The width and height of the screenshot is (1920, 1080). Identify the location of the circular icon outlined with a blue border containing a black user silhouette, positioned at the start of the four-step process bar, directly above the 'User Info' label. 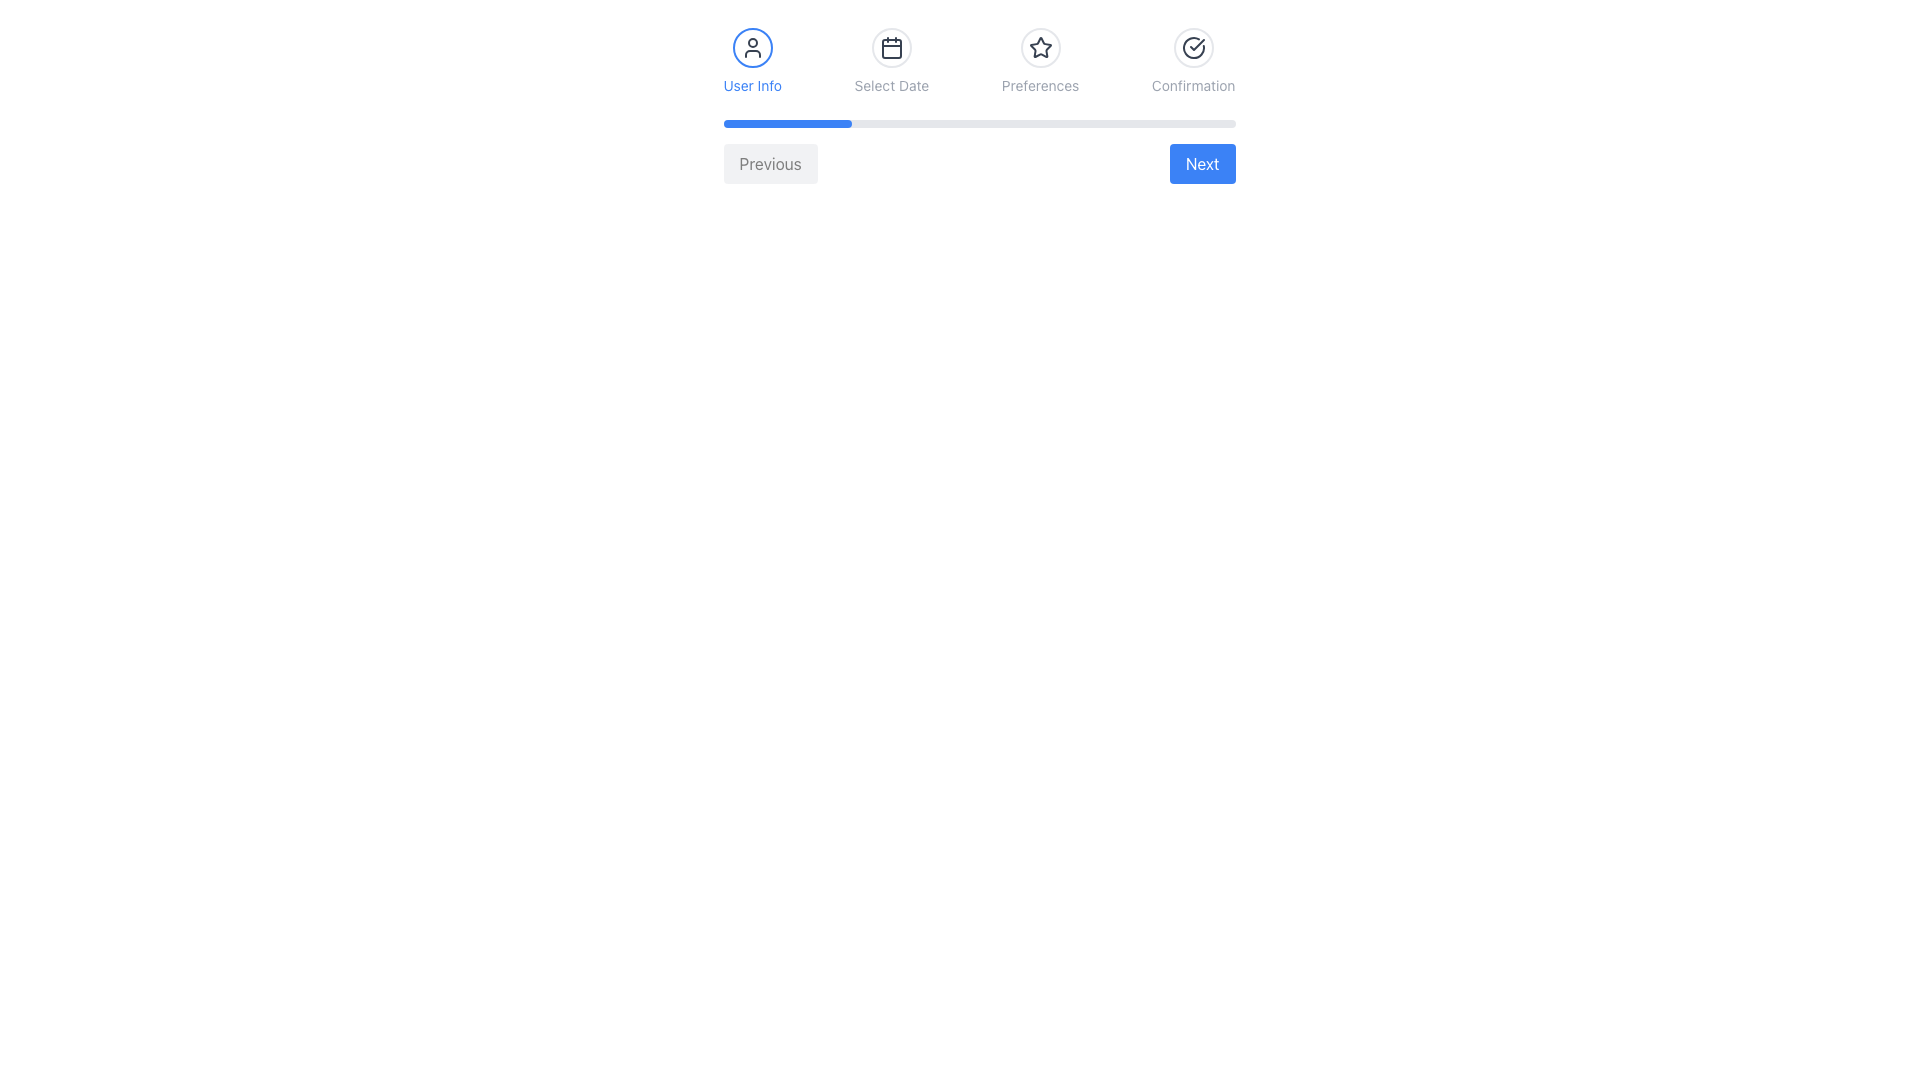
(751, 46).